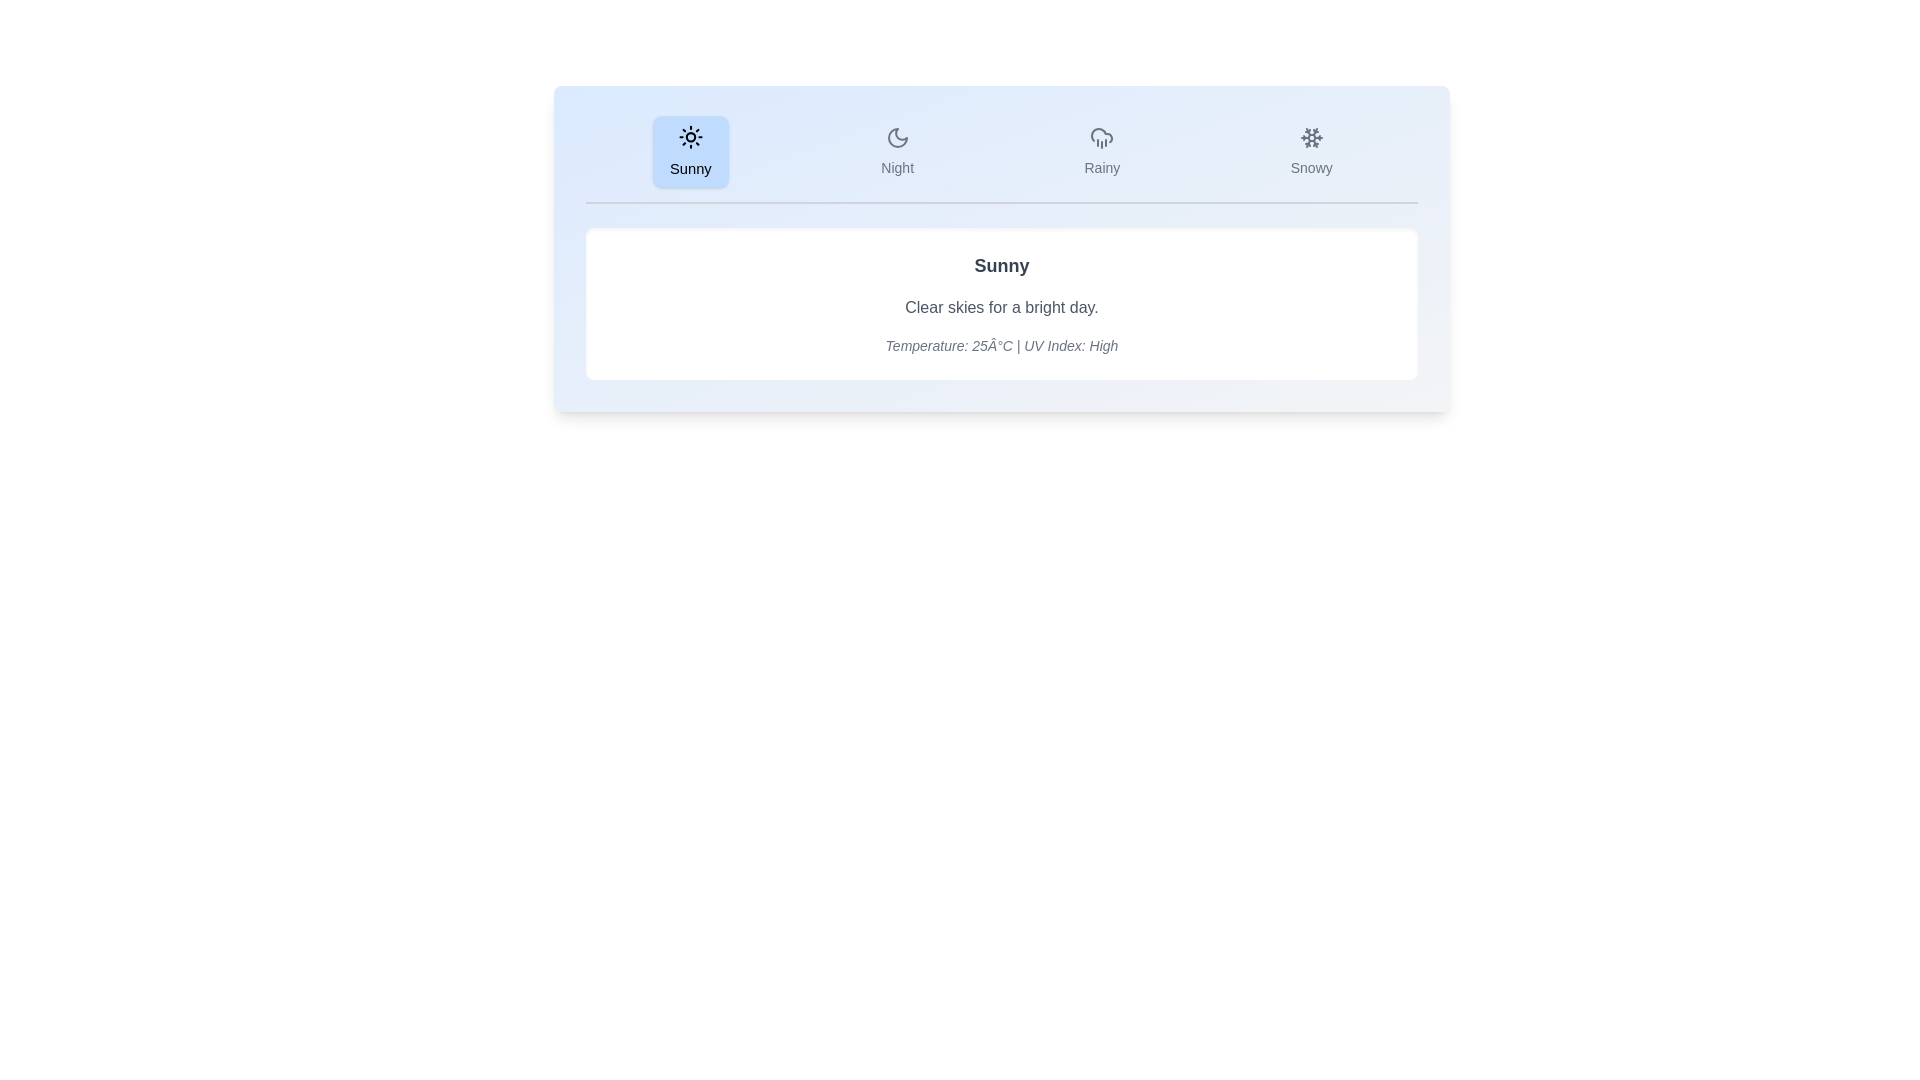  What do you see at coordinates (691, 150) in the screenshot?
I see `the tab corresponding to Sunny to activate it` at bounding box center [691, 150].